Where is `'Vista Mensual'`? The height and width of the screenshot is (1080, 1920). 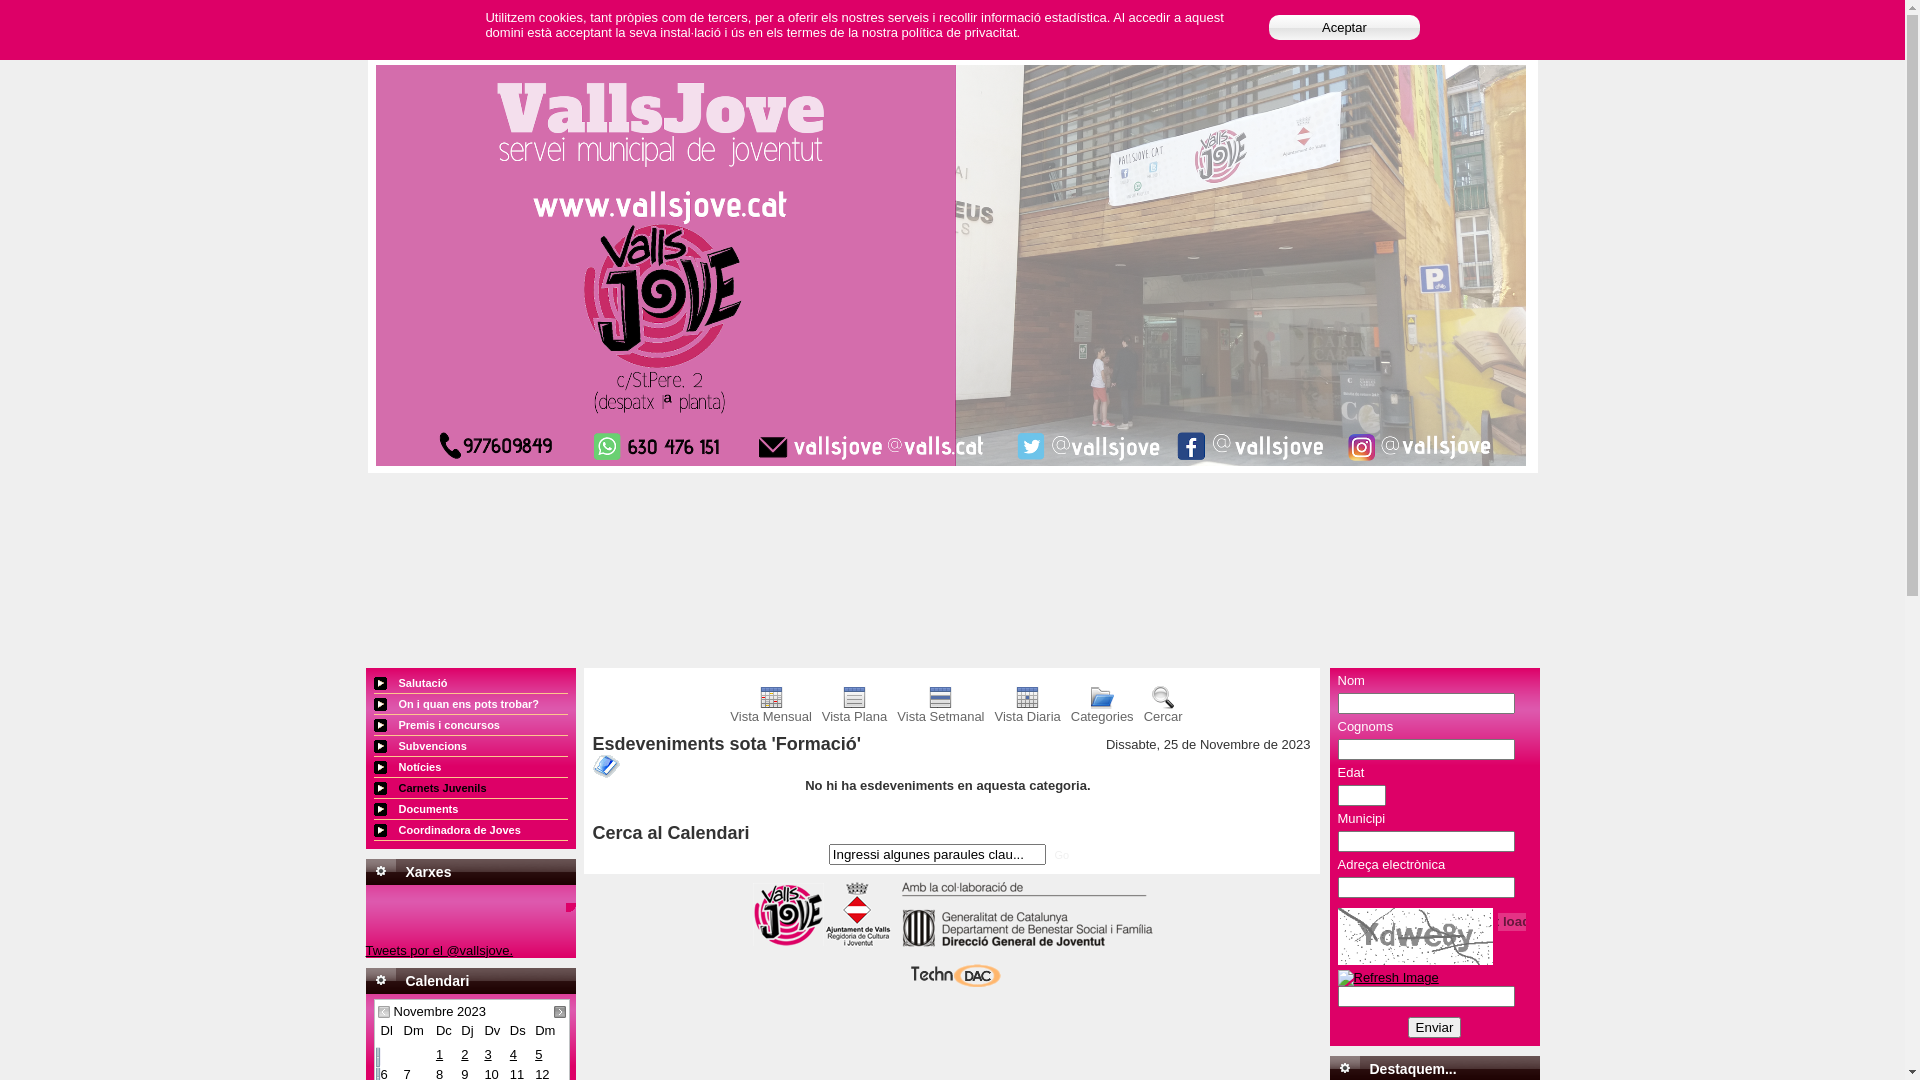 'Vista Mensual' is located at coordinates (769, 709).